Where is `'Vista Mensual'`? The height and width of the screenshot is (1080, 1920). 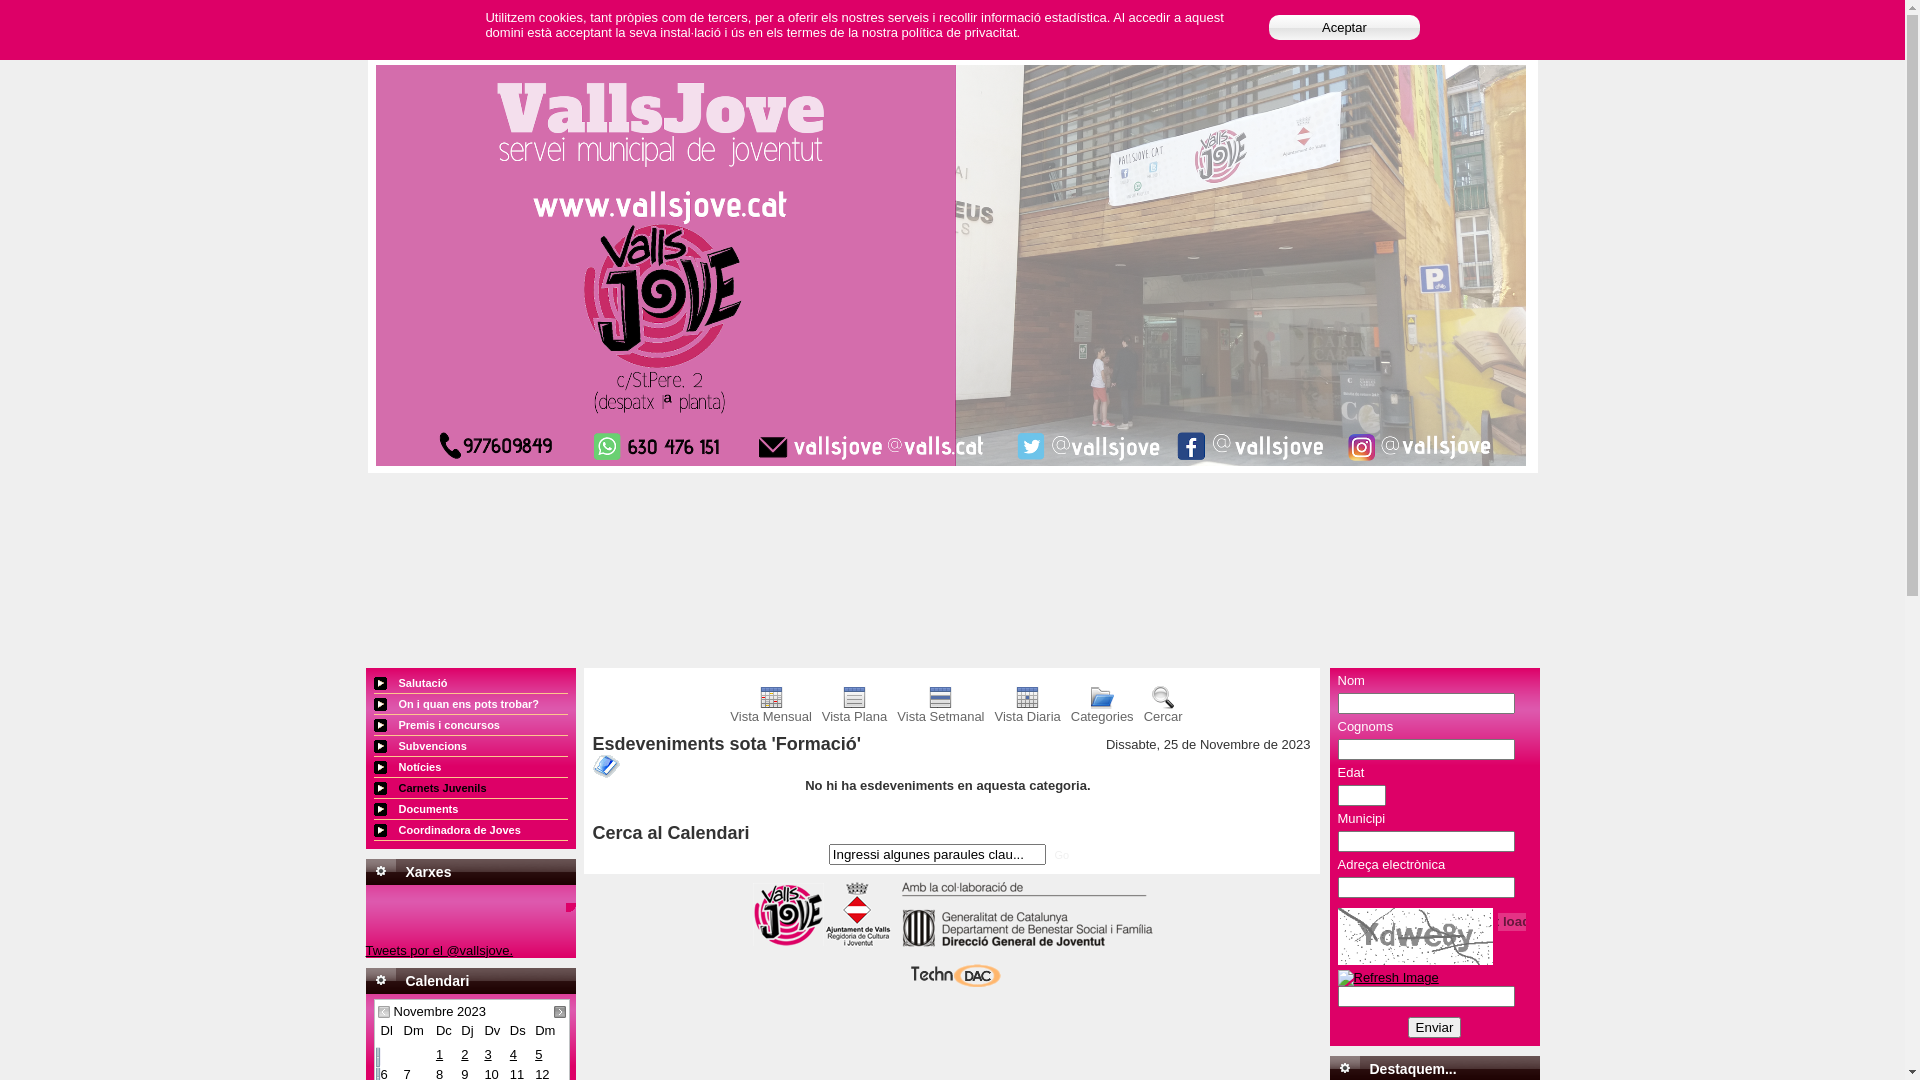 'Vista Mensual' is located at coordinates (769, 709).